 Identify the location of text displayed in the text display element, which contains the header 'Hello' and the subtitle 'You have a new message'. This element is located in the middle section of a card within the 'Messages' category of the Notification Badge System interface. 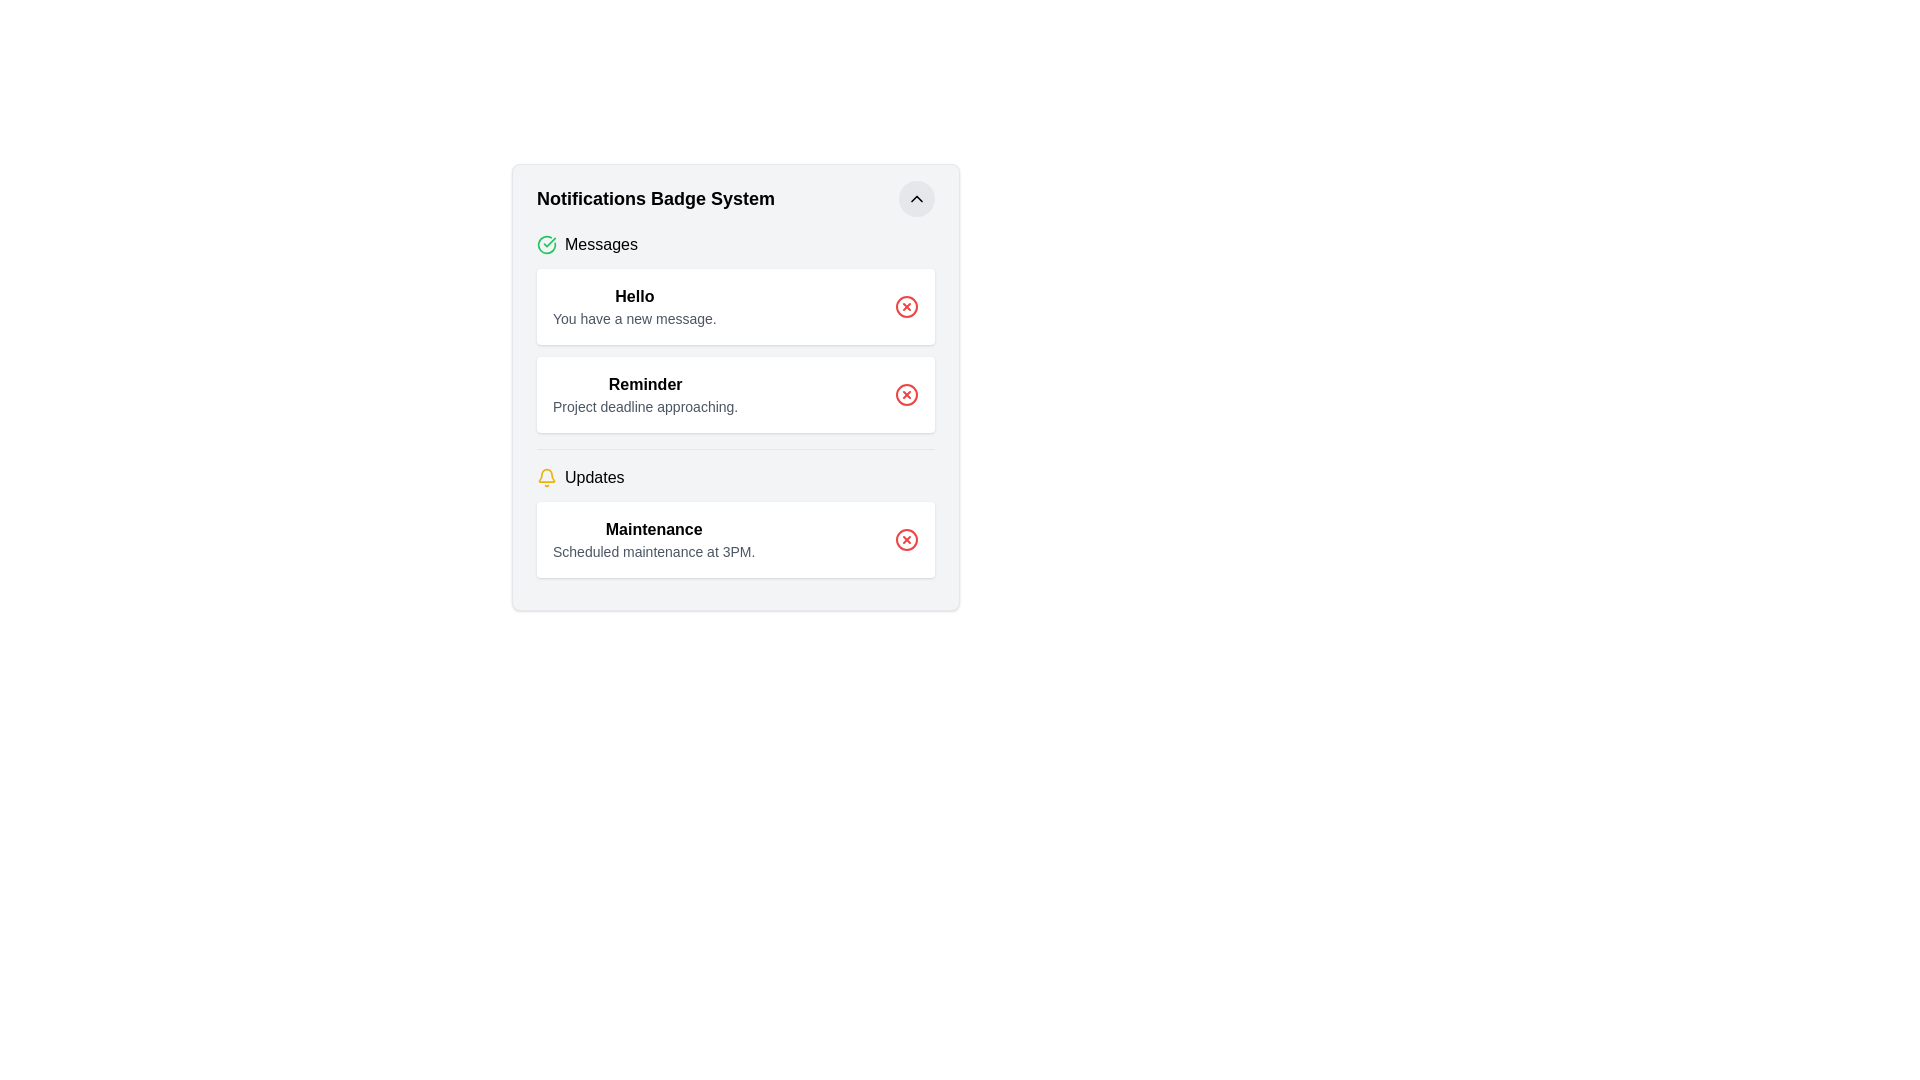
(633, 307).